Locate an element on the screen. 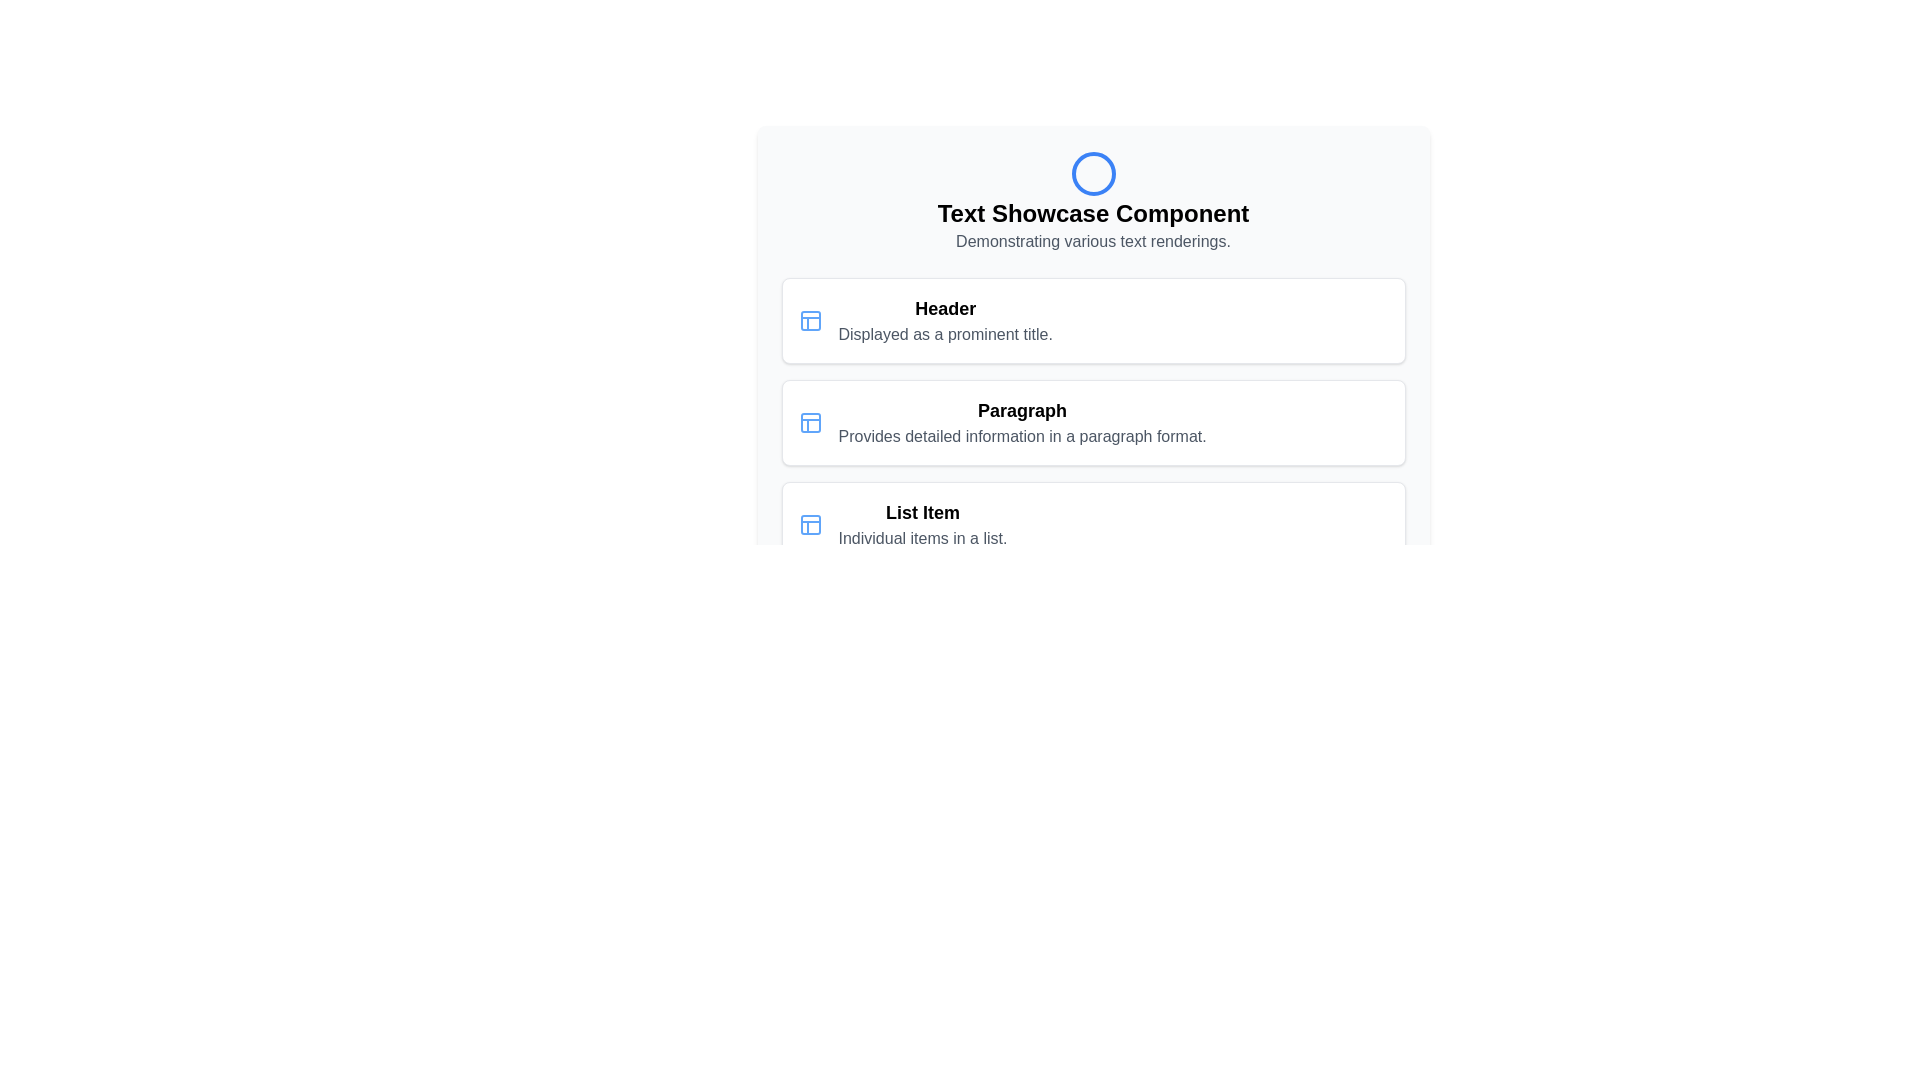 The width and height of the screenshot is (1920, 1080). the Information Card, which is the second card in a vertical list between 'Header' and 'List Item' is located at coordinates (1092, 422).